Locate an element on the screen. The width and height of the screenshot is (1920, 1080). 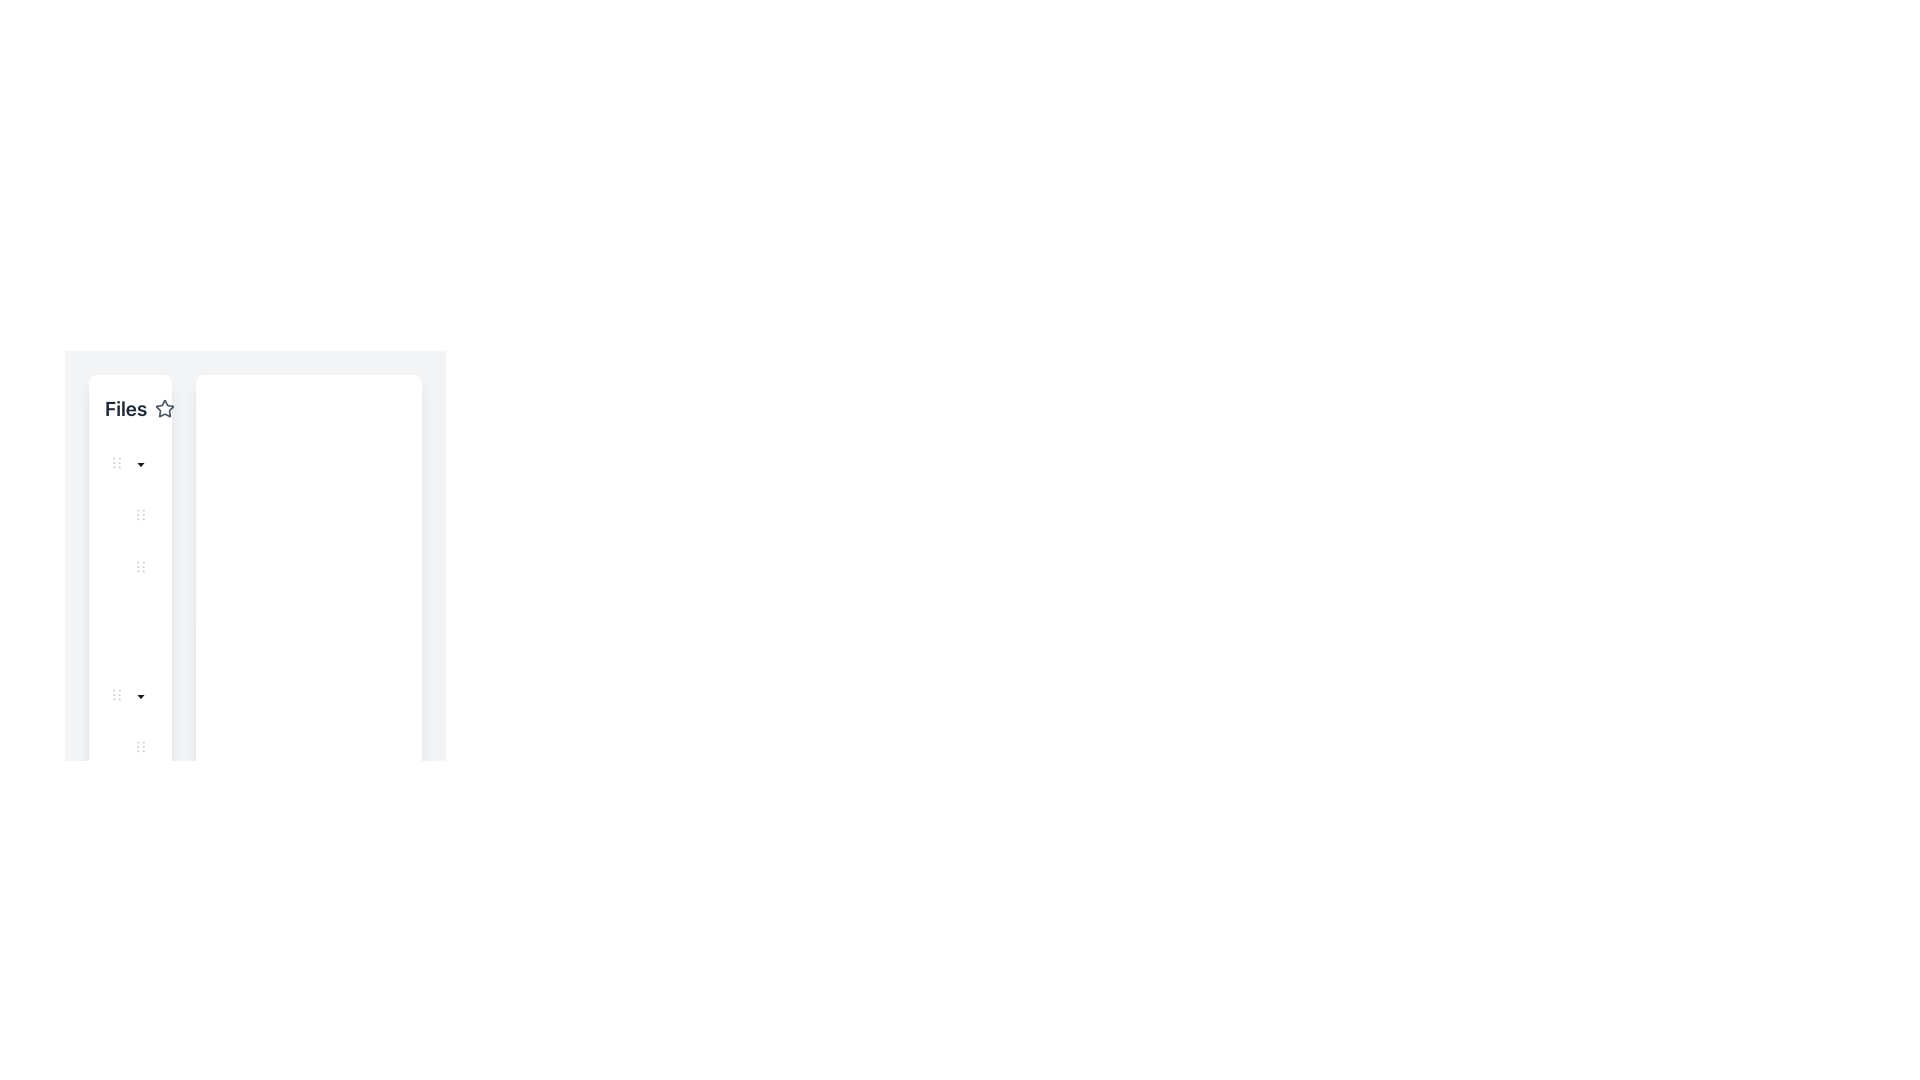
the bold title text 'Files' in the left sidebar, which is styled with a dark gray font and is the first visible item in the vertical list of navigation items is located at coordinates (129, 407).